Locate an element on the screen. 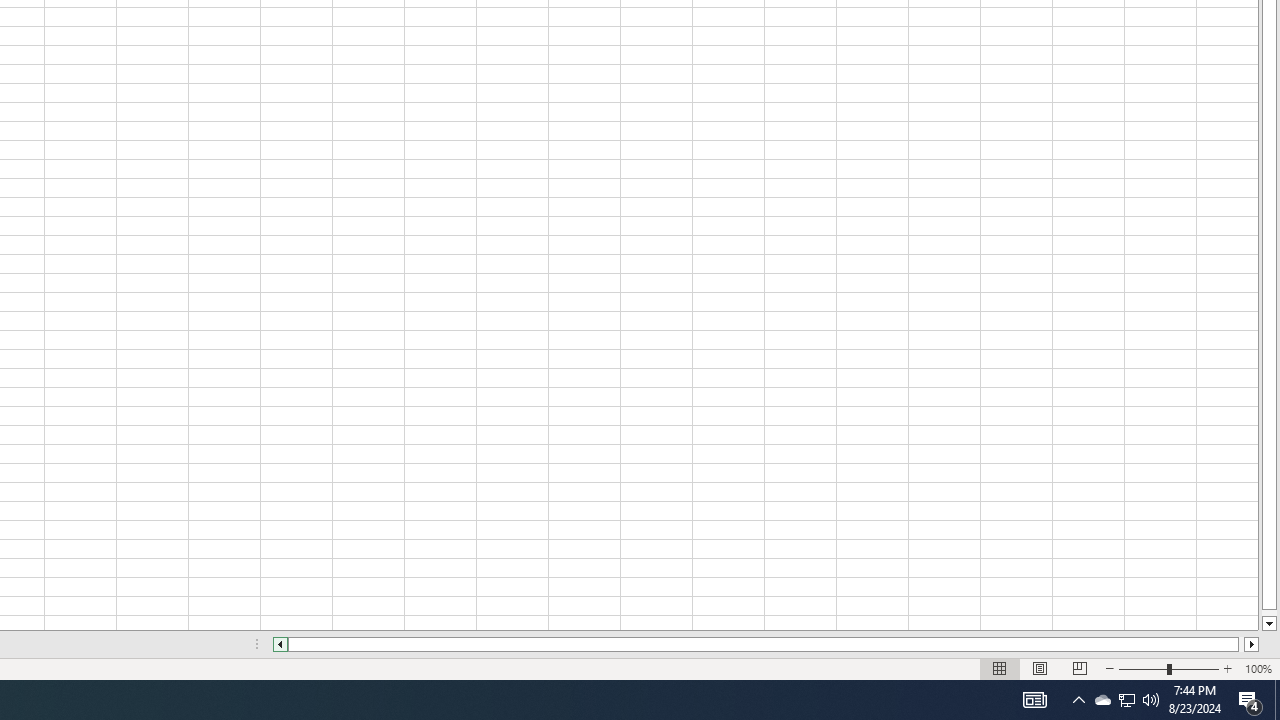  'Line down' is located at coordinates (1268, 623).